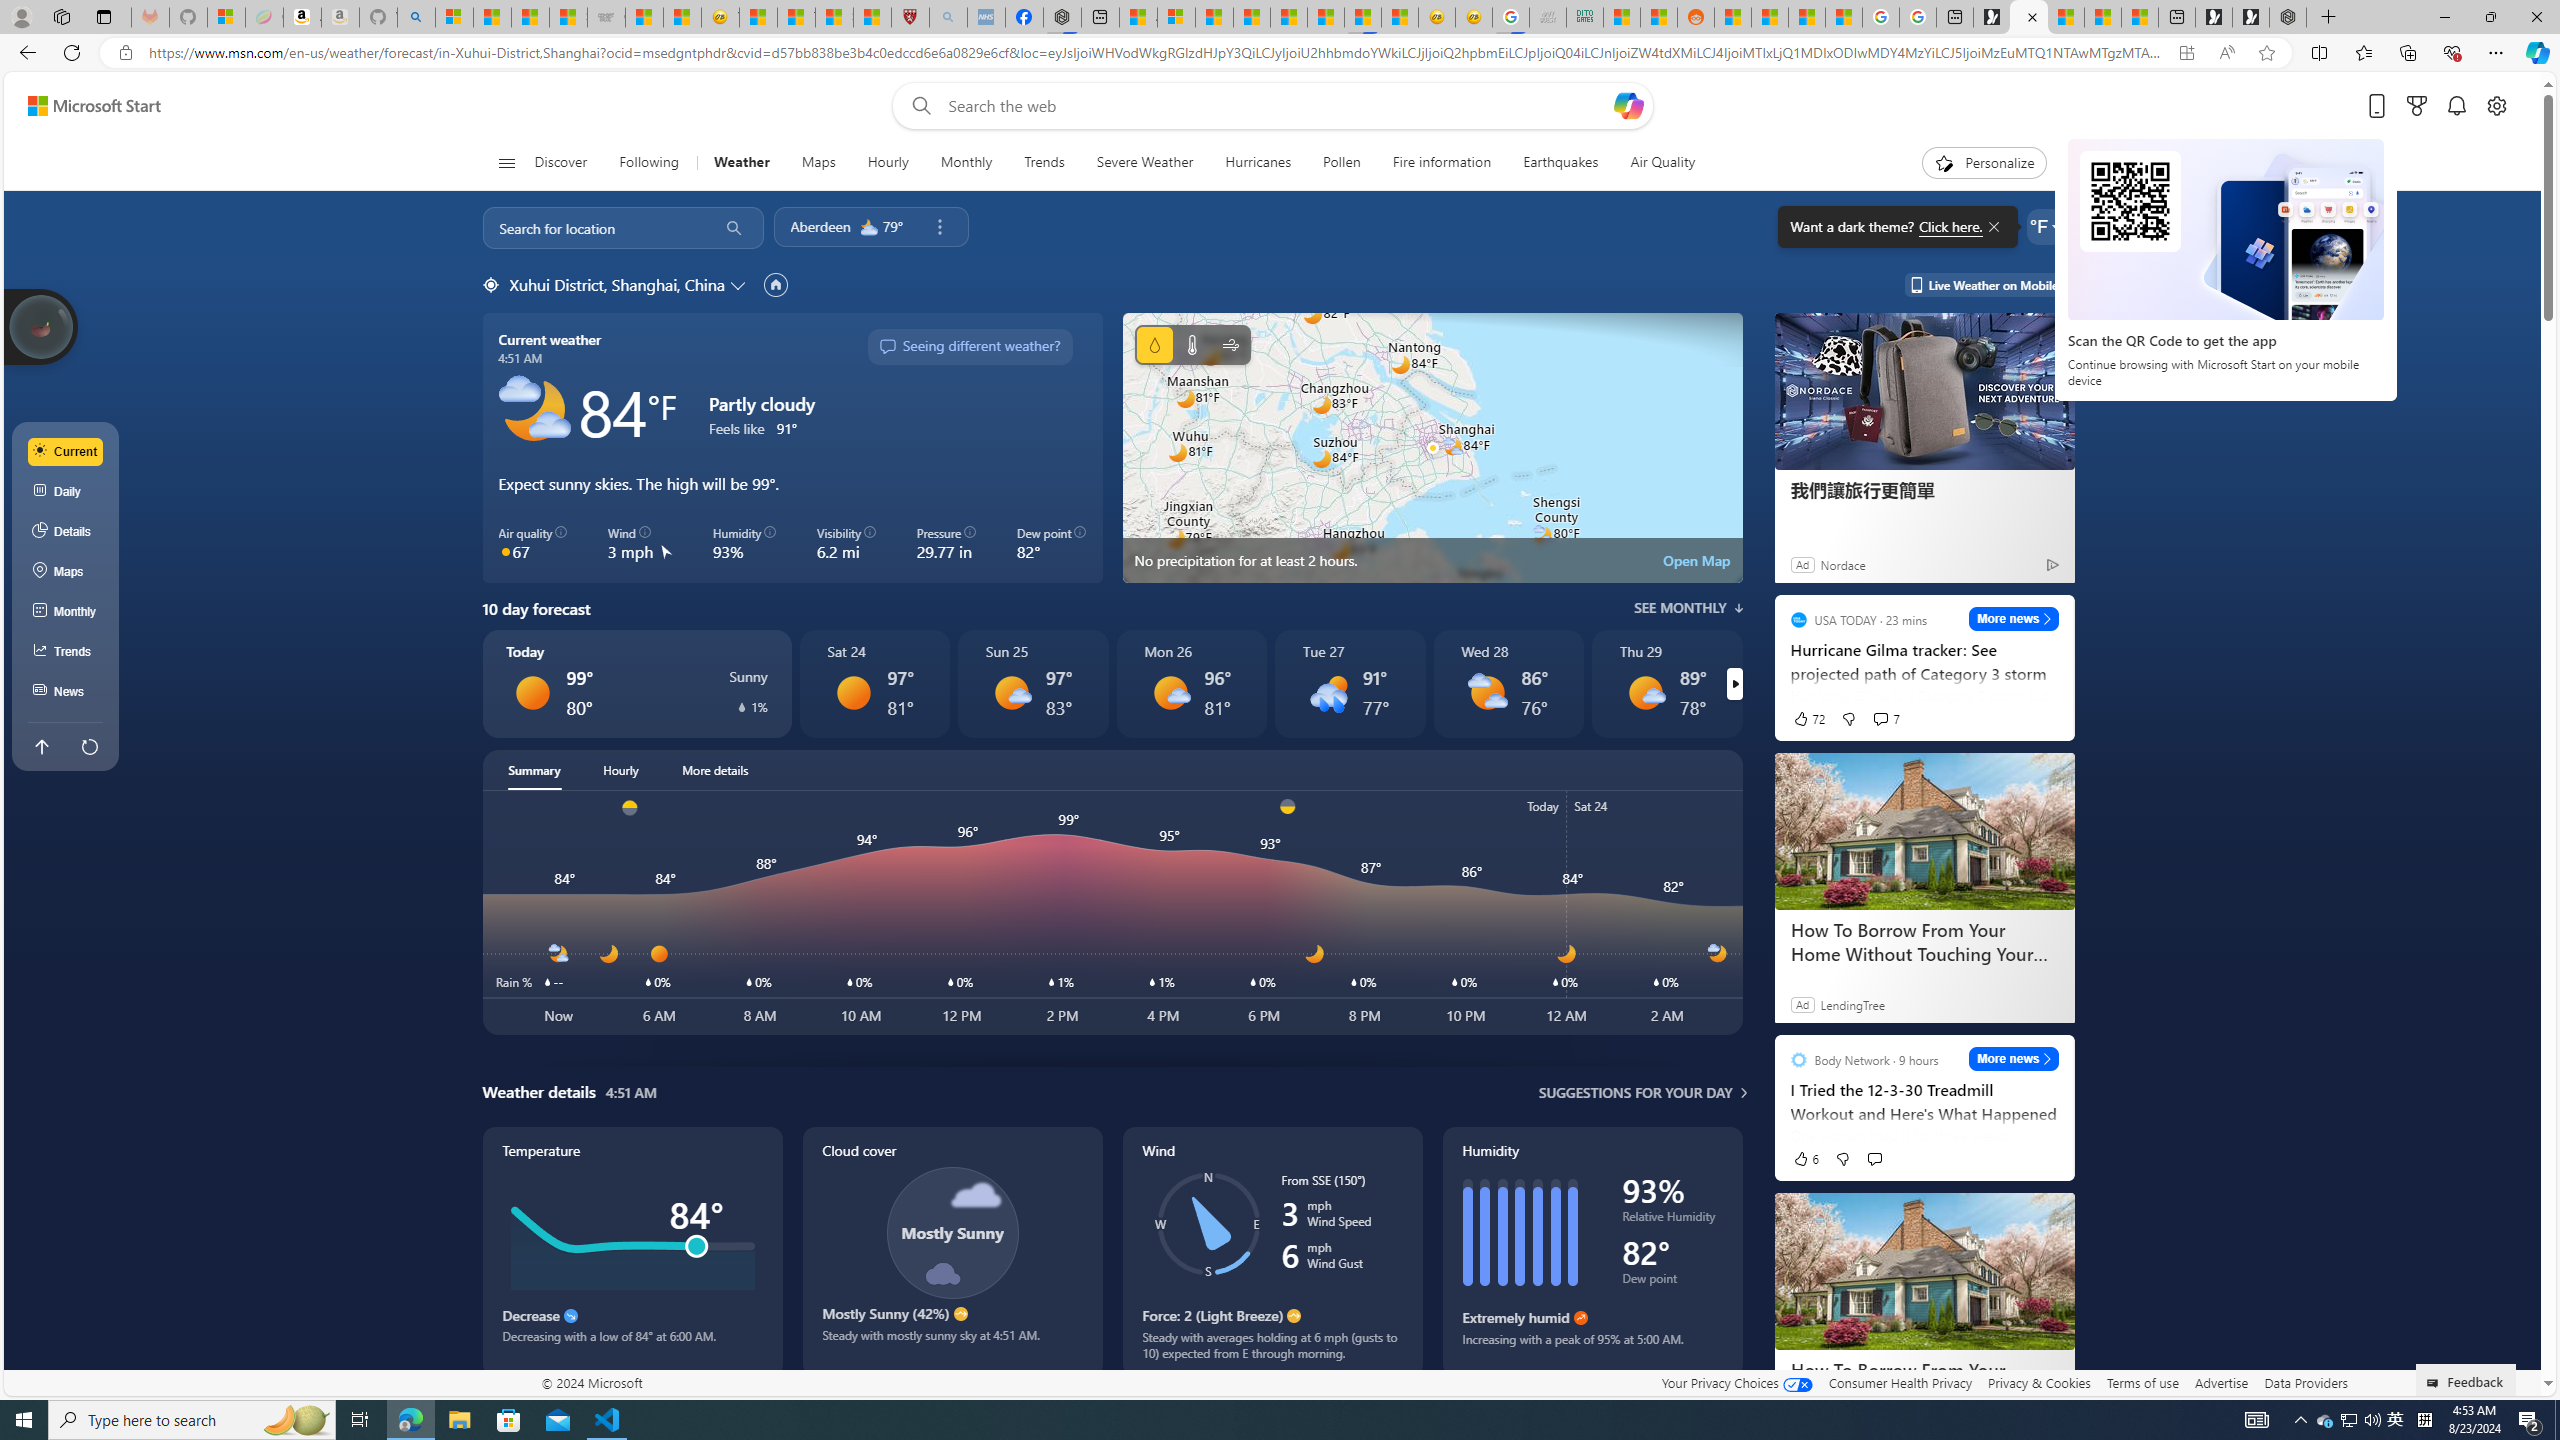  Describe the element at coordinates (65, 612) in the screenshot. I see `'Monthly'` at that location.